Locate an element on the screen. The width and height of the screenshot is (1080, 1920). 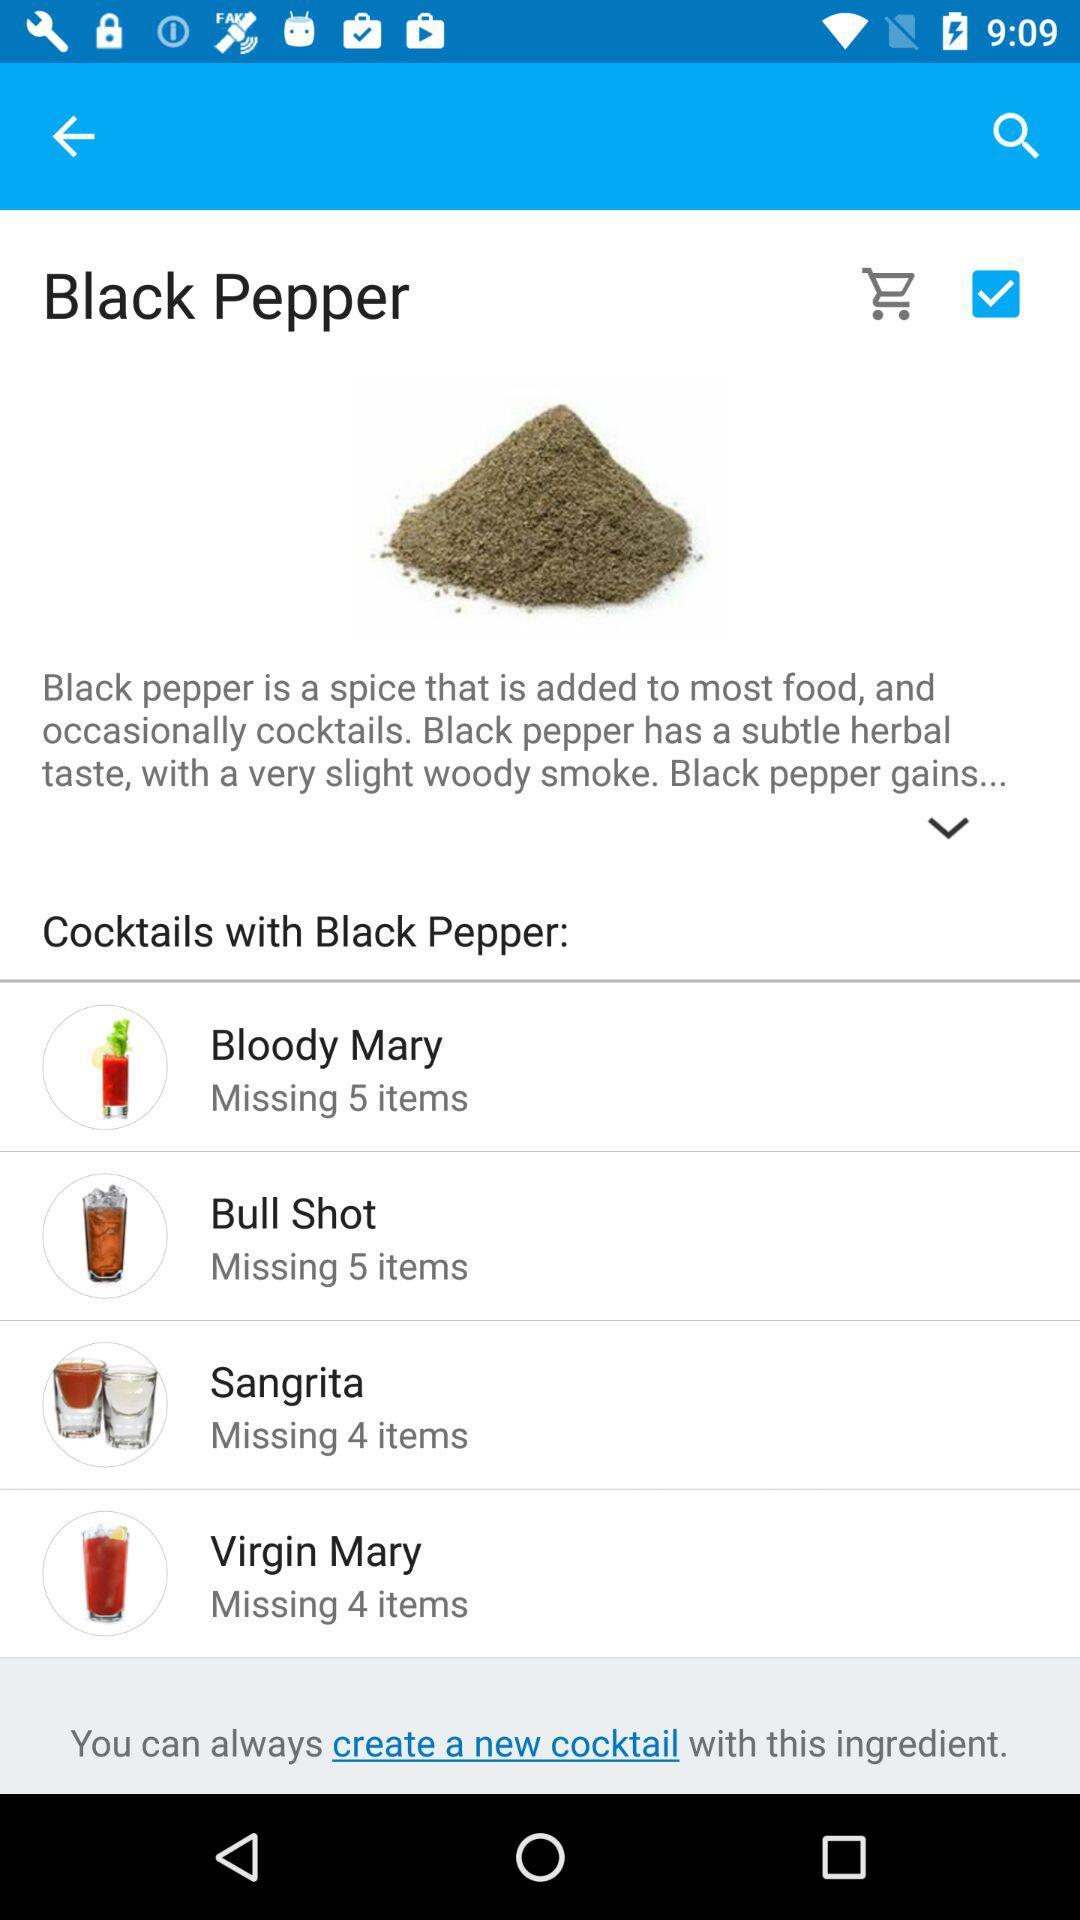
shopping image is located at coordinates (901, 292).